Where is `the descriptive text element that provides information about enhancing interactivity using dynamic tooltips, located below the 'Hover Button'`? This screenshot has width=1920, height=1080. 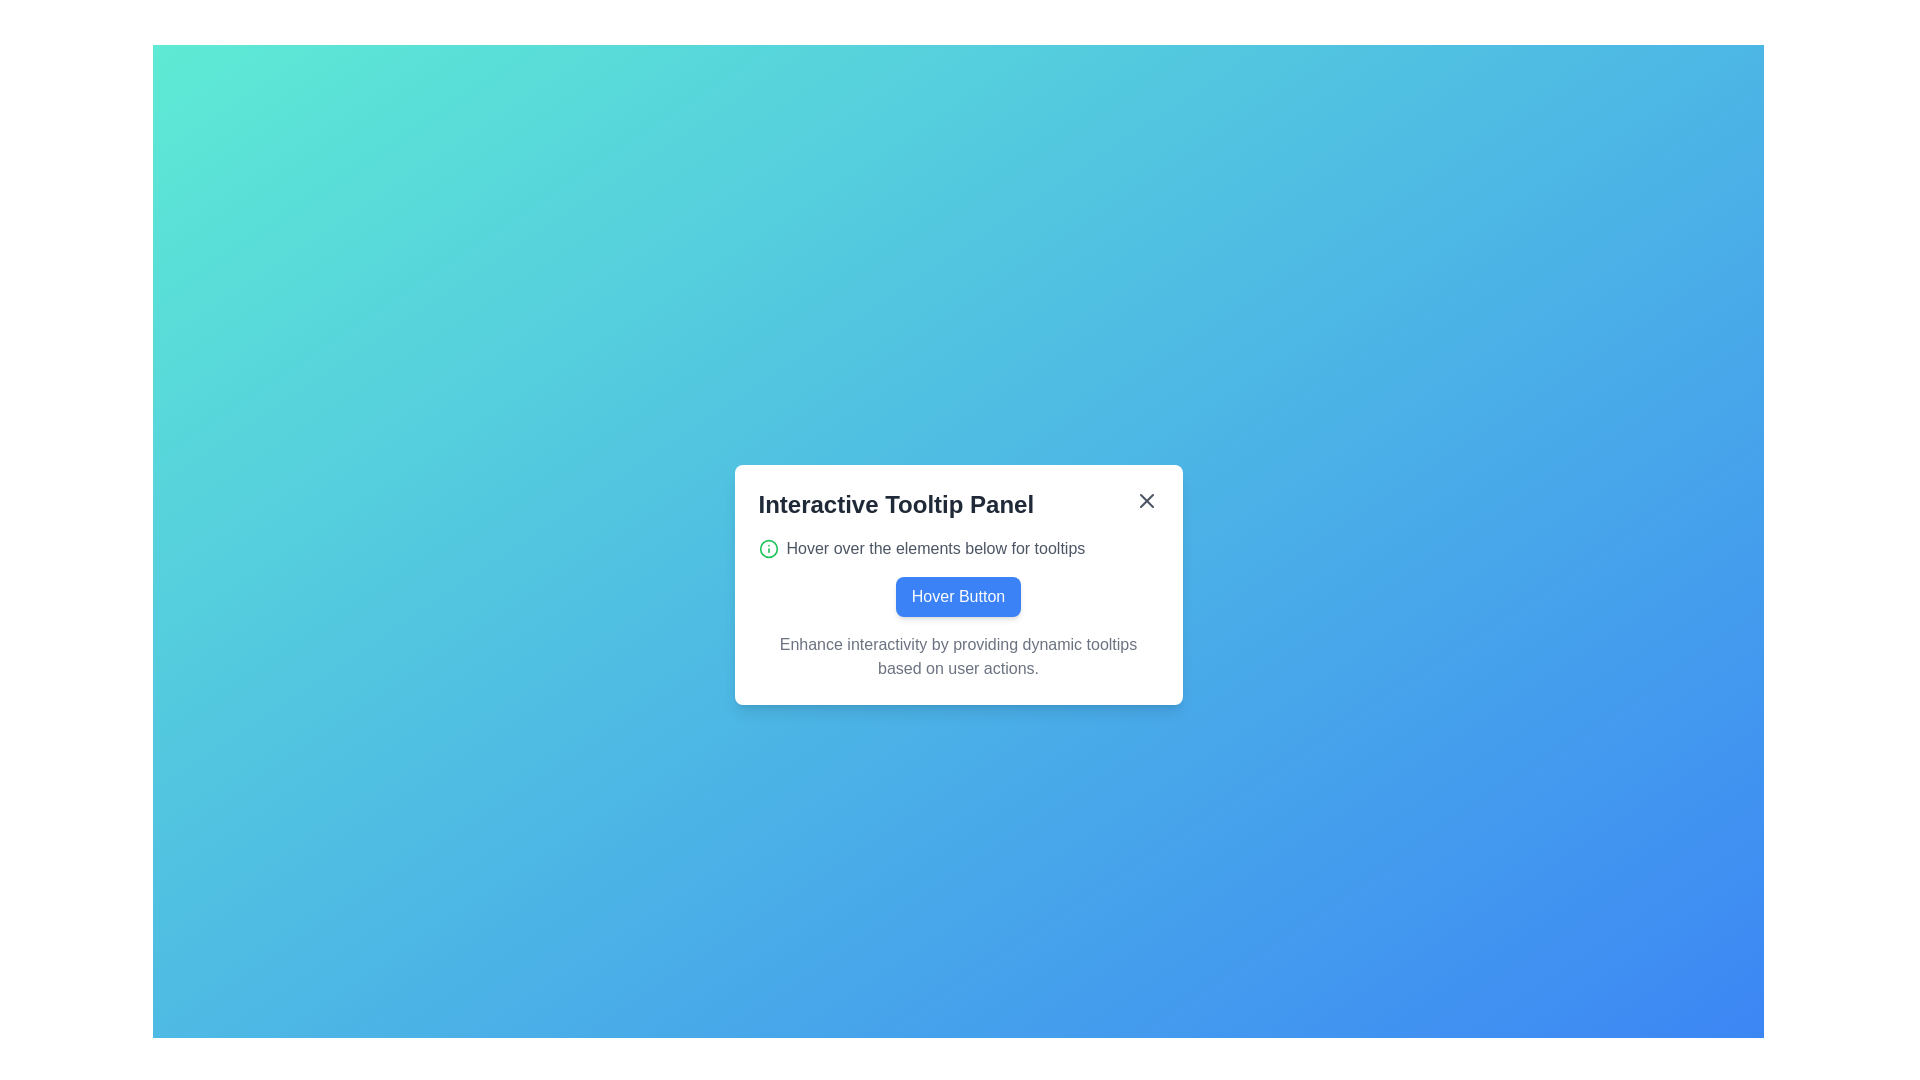
the descriptive text element that provides information about enhancing interactivity using dynamic tooltips, located below the 'Hover Button' is located at coordinates (957, 656).